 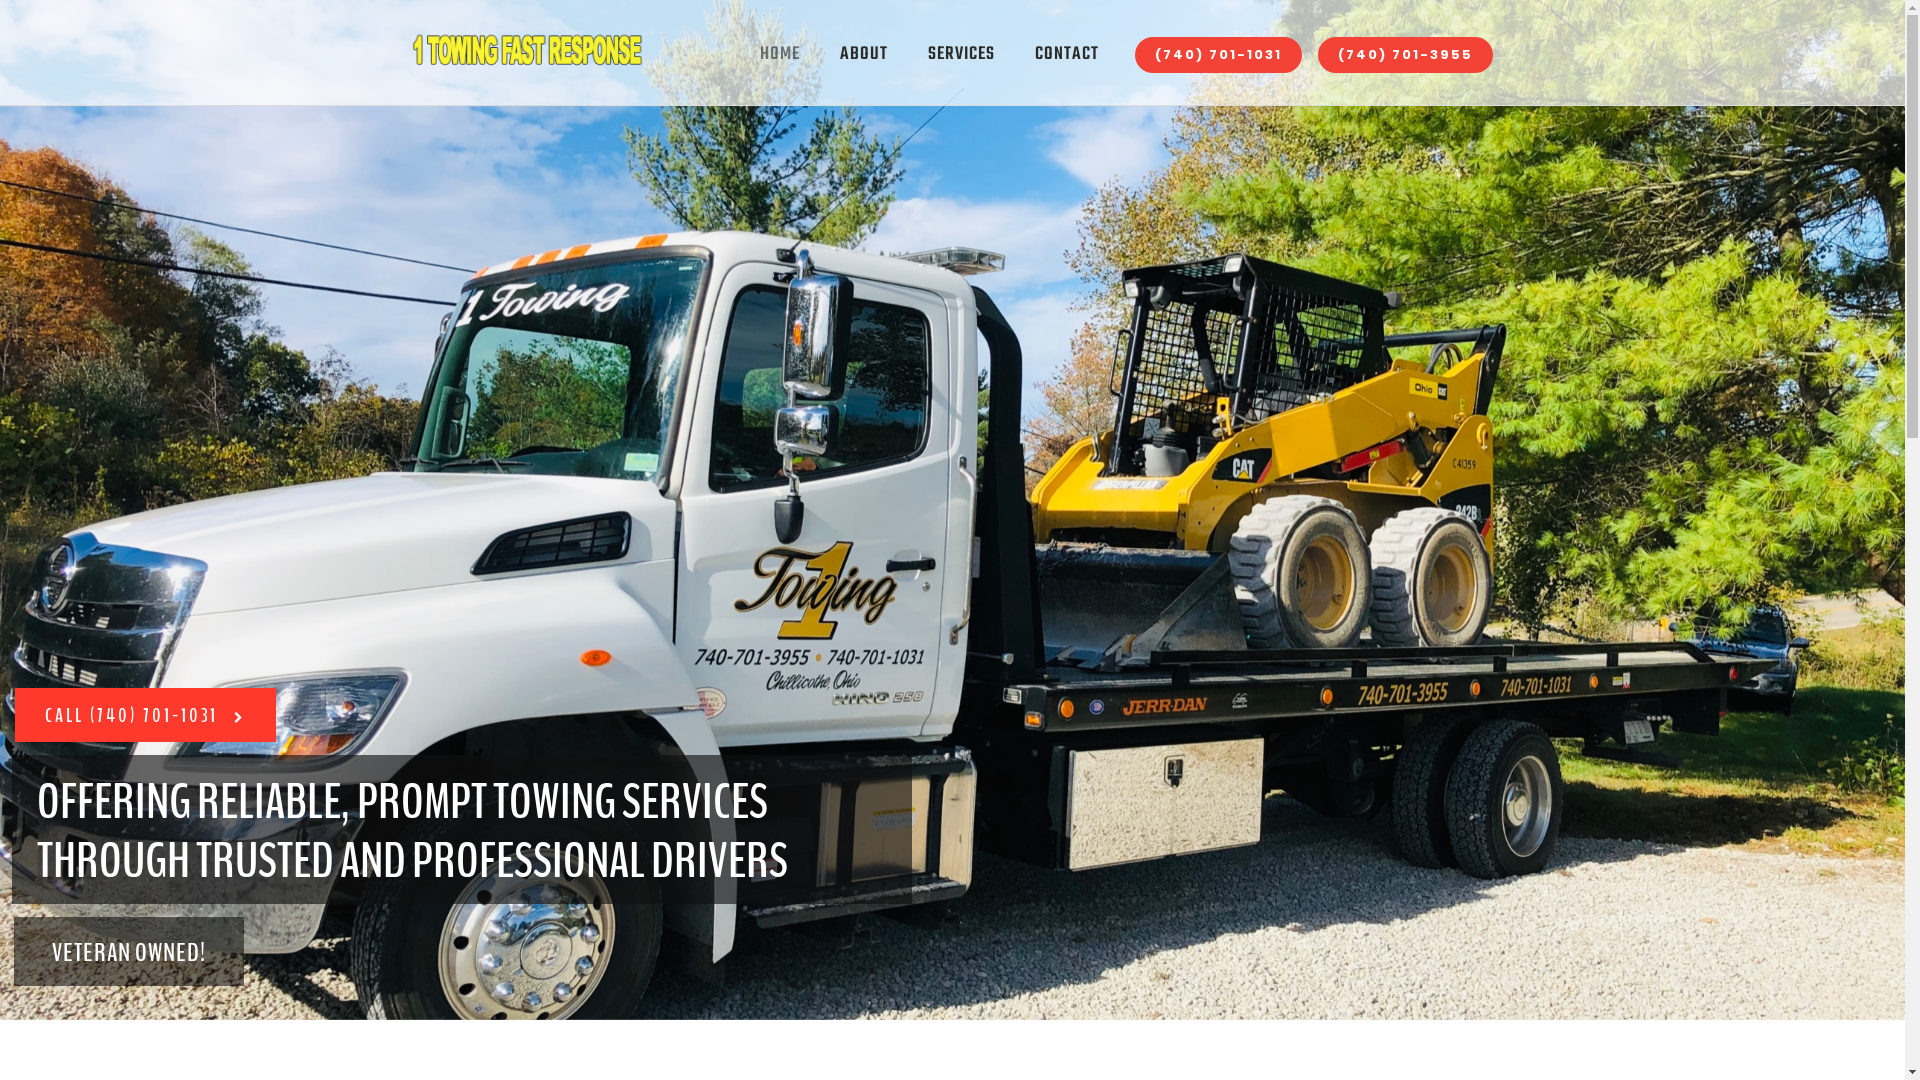 I want to click on 'SERVICES', so click(x=906, y=53).